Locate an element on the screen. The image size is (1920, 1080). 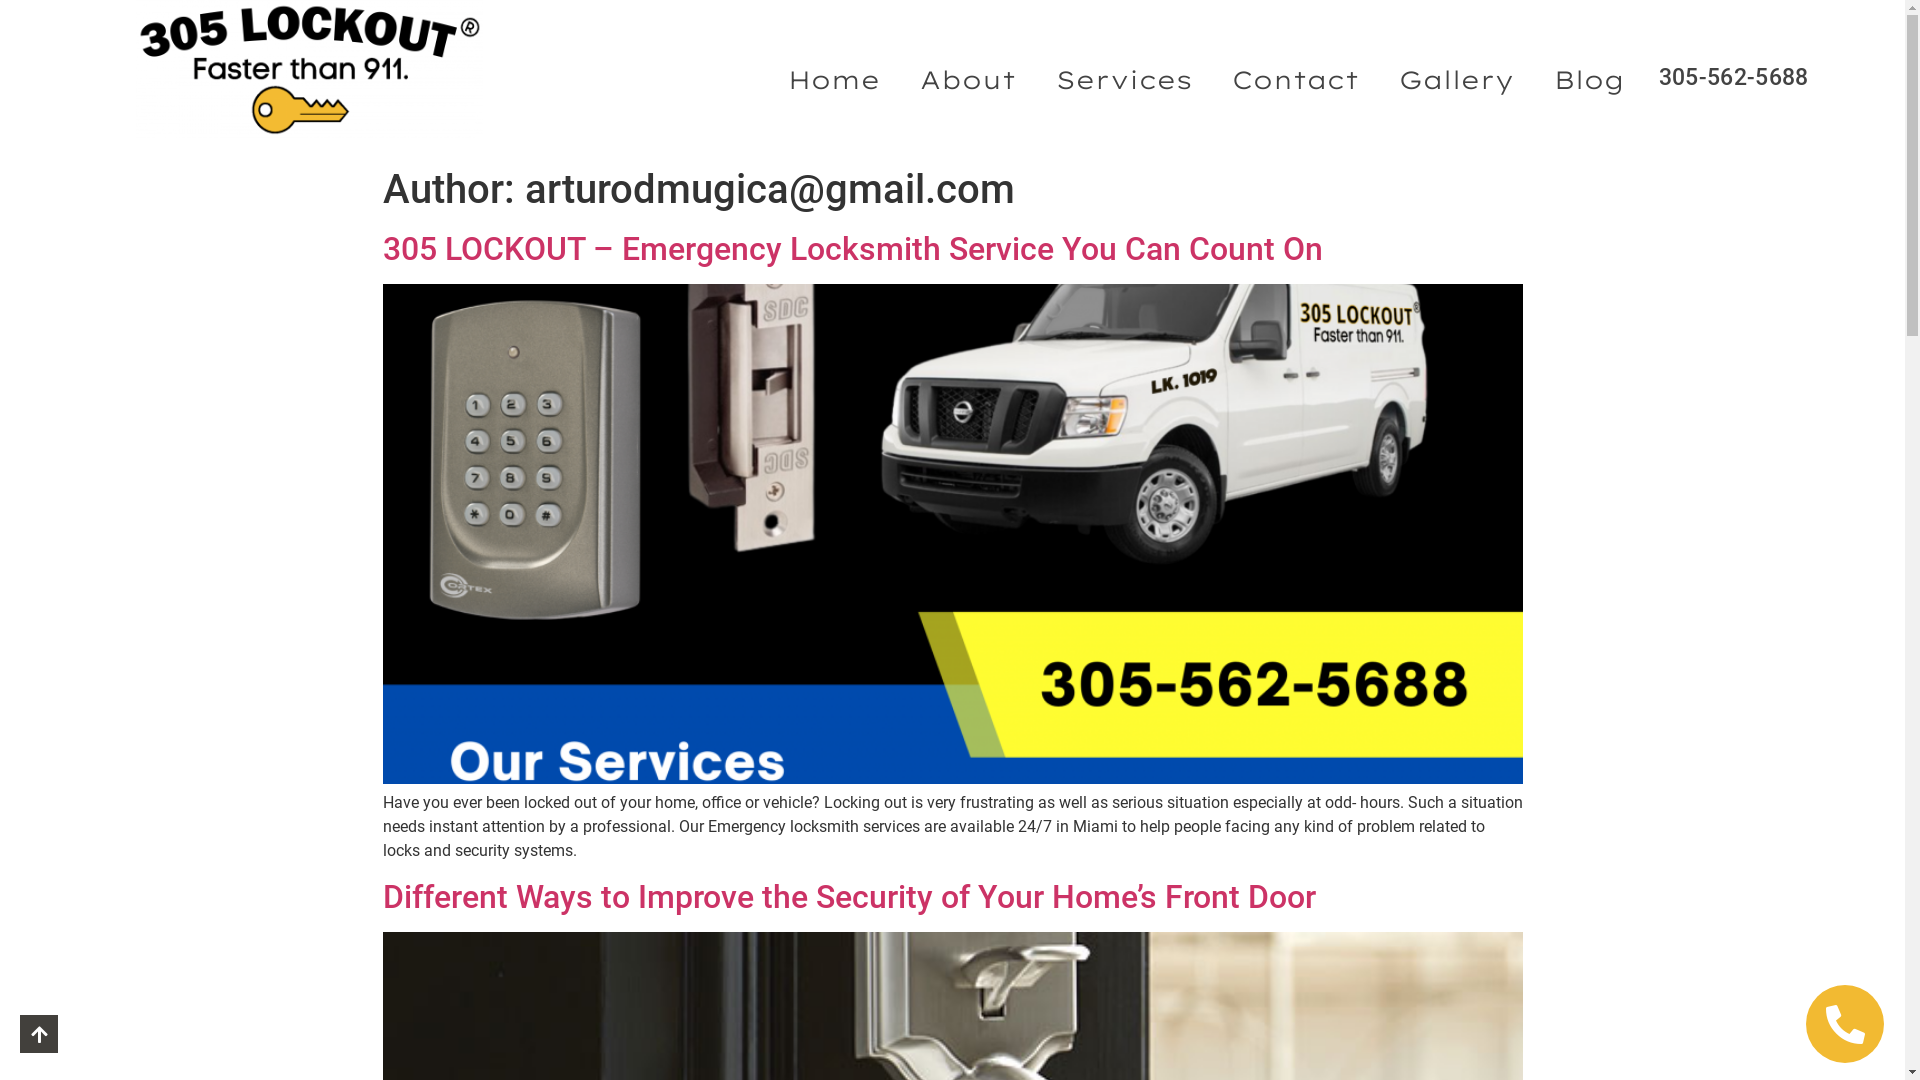
'About' is located at coordinates (968, 77).